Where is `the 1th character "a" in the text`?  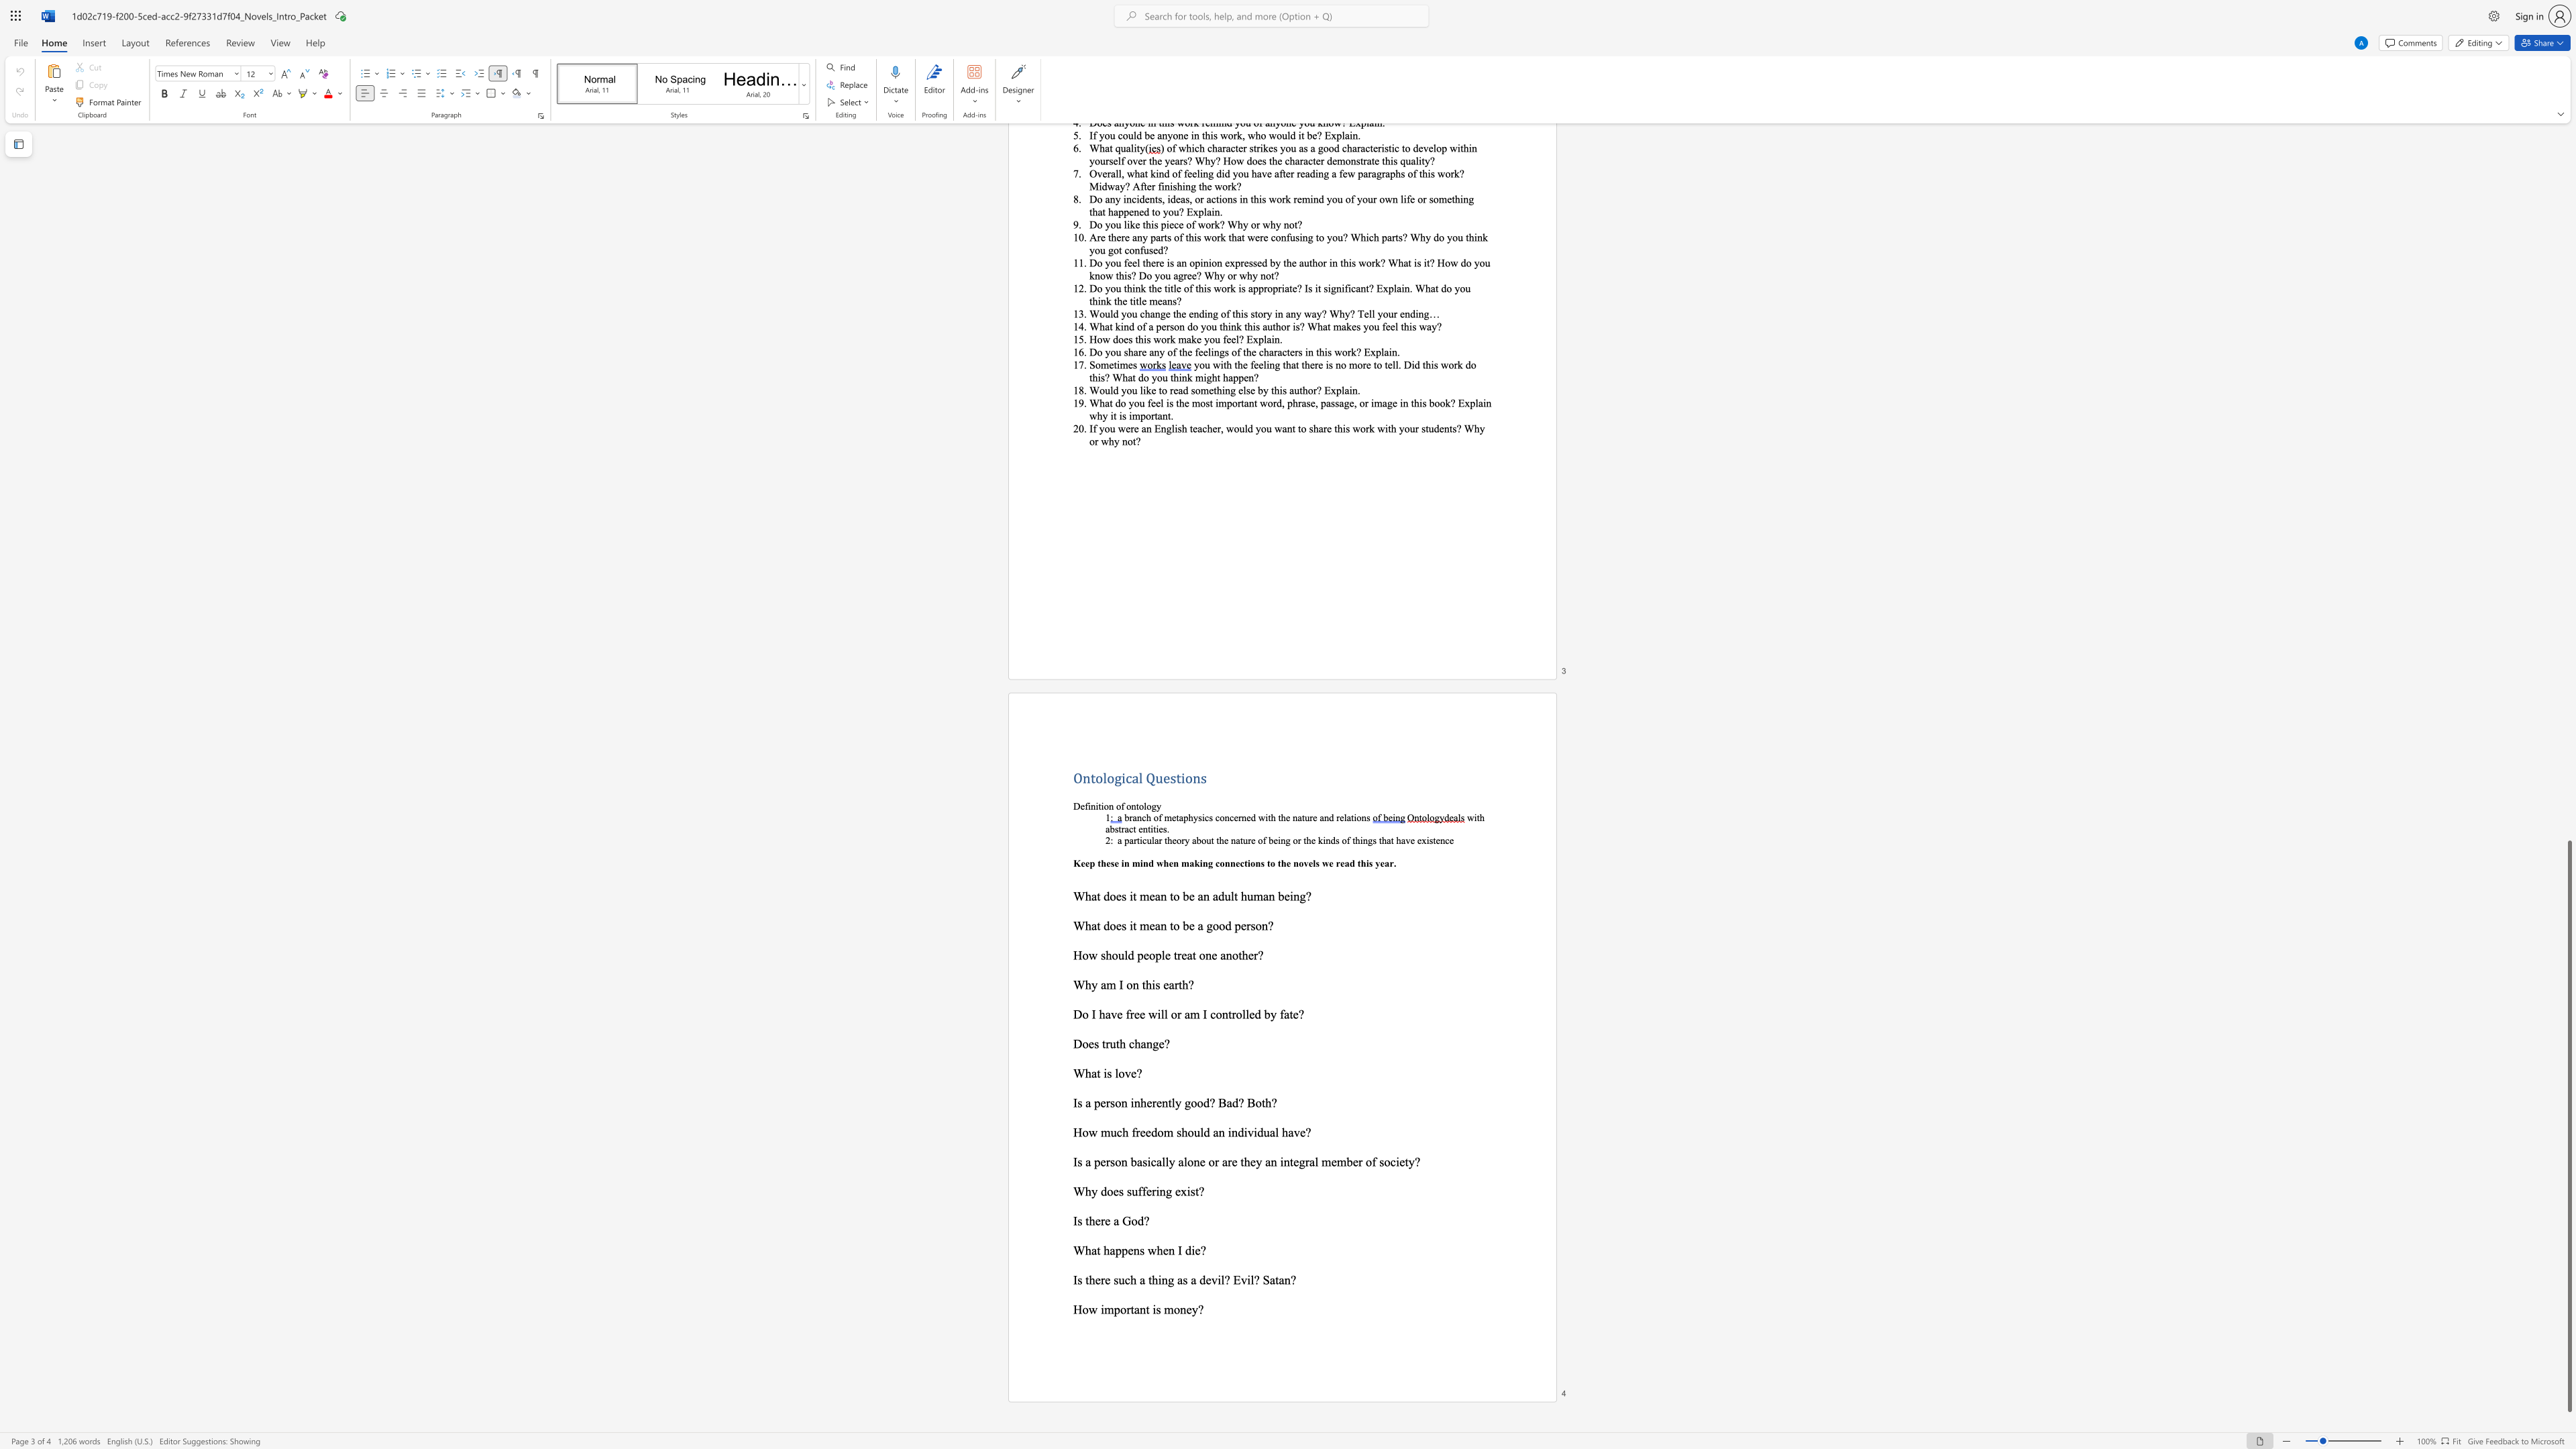
the 1th character "a" in the text is located at coordinates (1088, 1162).